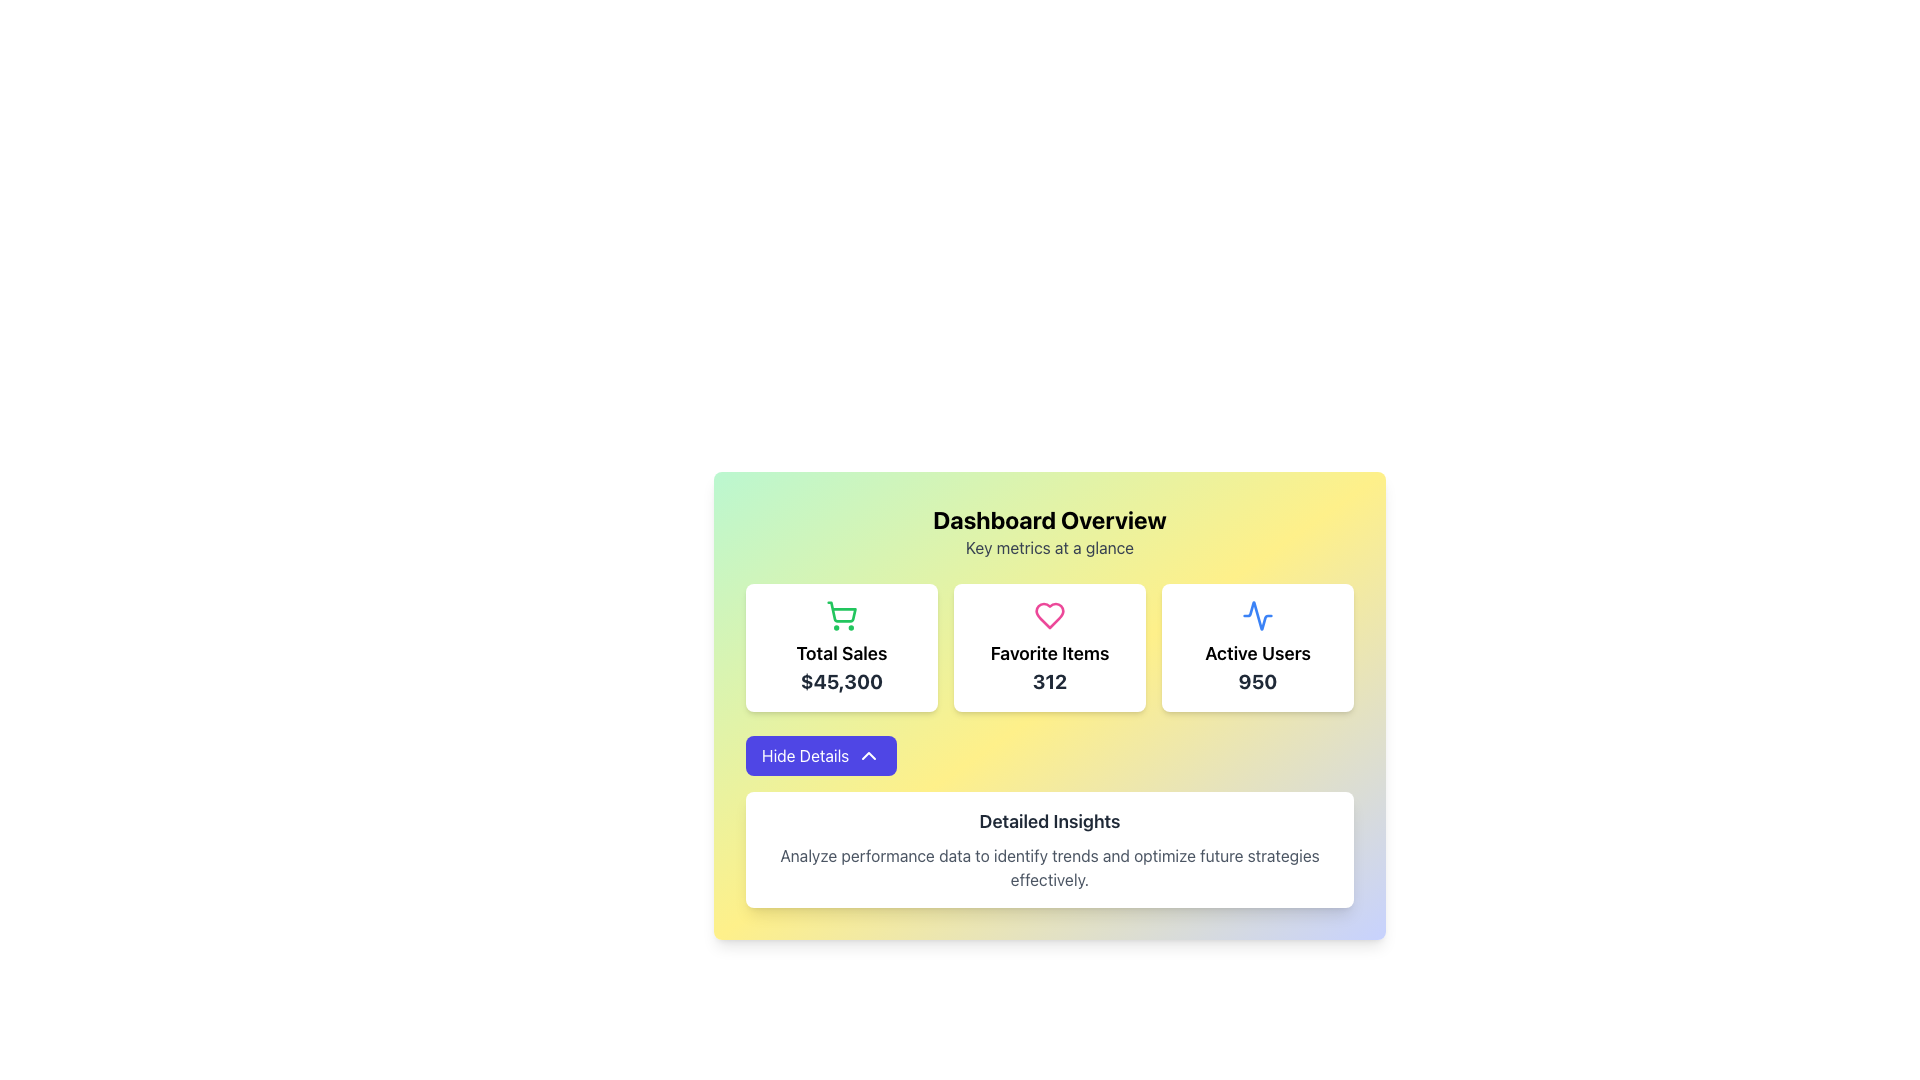 The width and height of the screenshot is (1920, 1080). What do you see at coordinates (1256, 654) in the screenshot?
I see `the Text Label that reads 'Active Users', which is styled in bold and semi-large font, positioned below an activity icon within the 'Active Users 950' card section` at bounding box center [1256, 654].